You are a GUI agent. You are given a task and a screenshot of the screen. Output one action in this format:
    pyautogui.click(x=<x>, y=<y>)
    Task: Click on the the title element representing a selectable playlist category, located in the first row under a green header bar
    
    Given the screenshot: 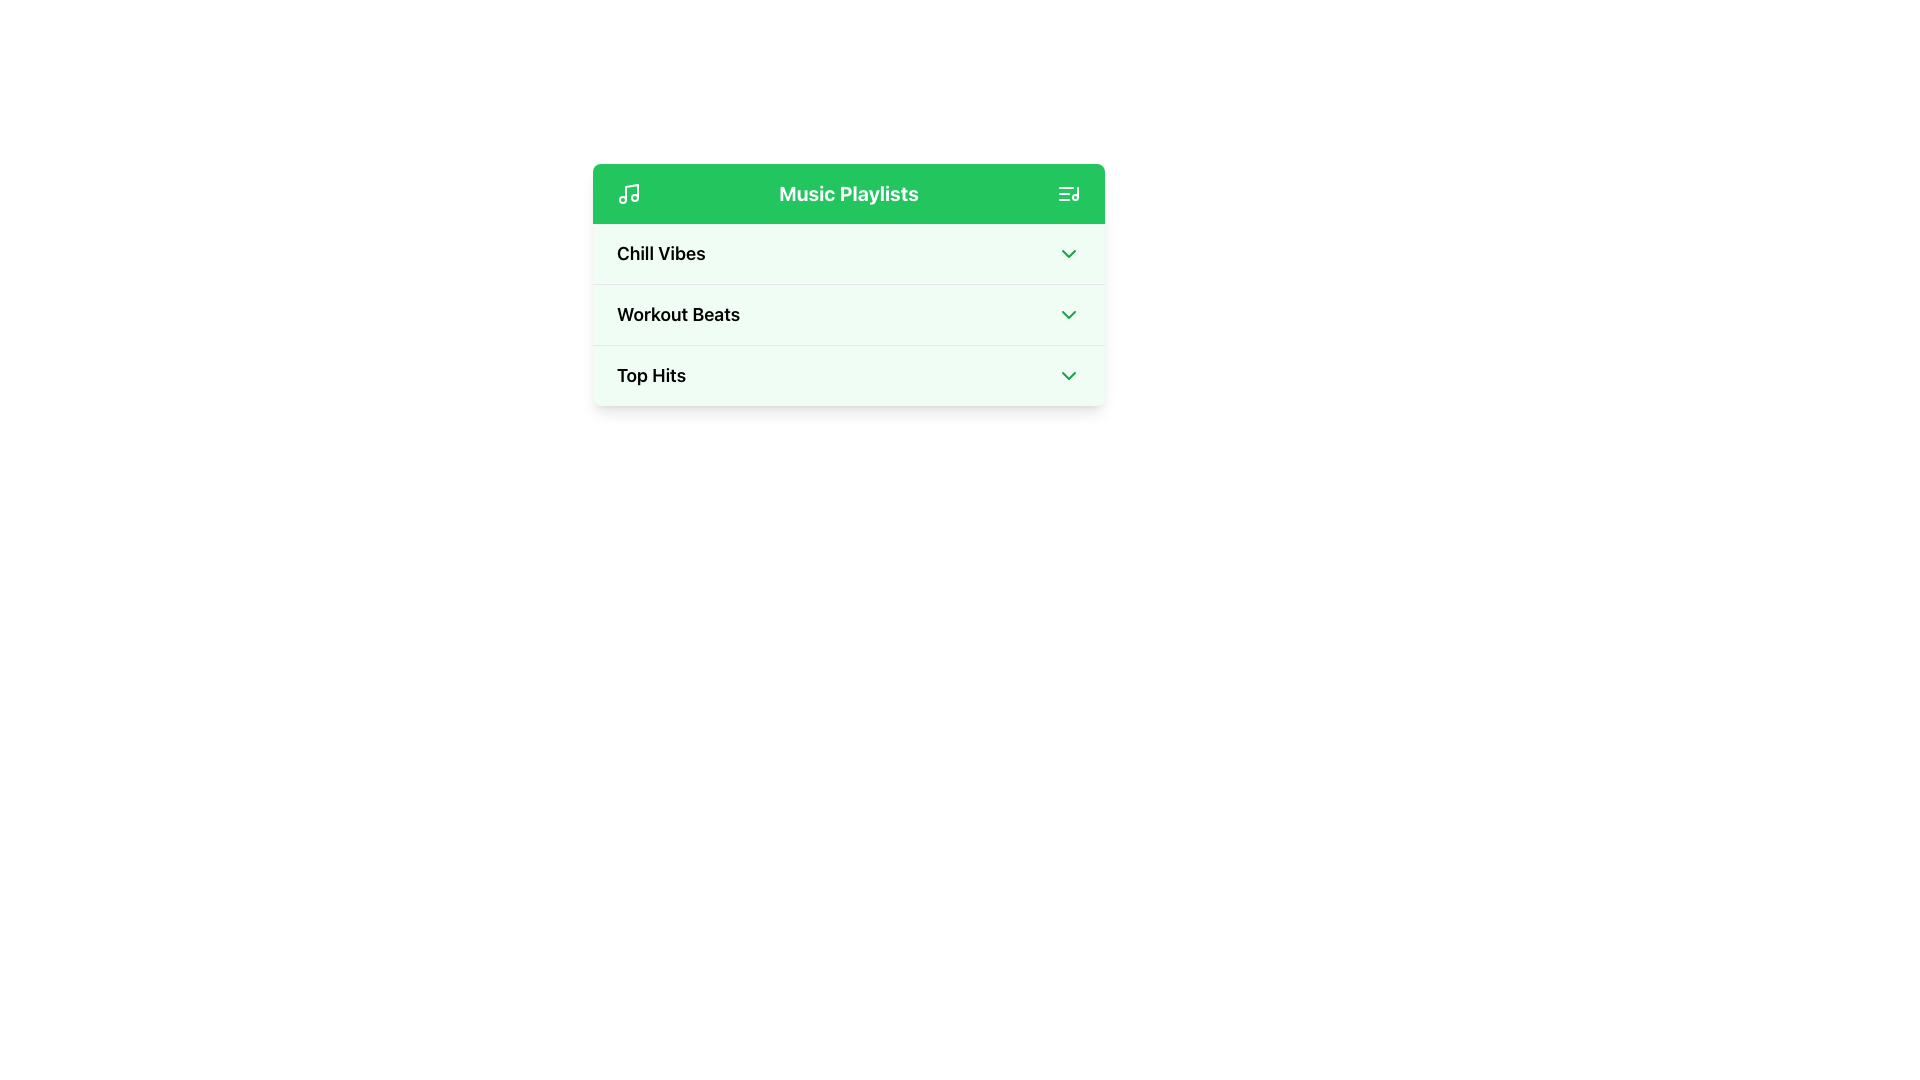 What is the action you would take?
    pyautogui.click(x=661, y=253)
    